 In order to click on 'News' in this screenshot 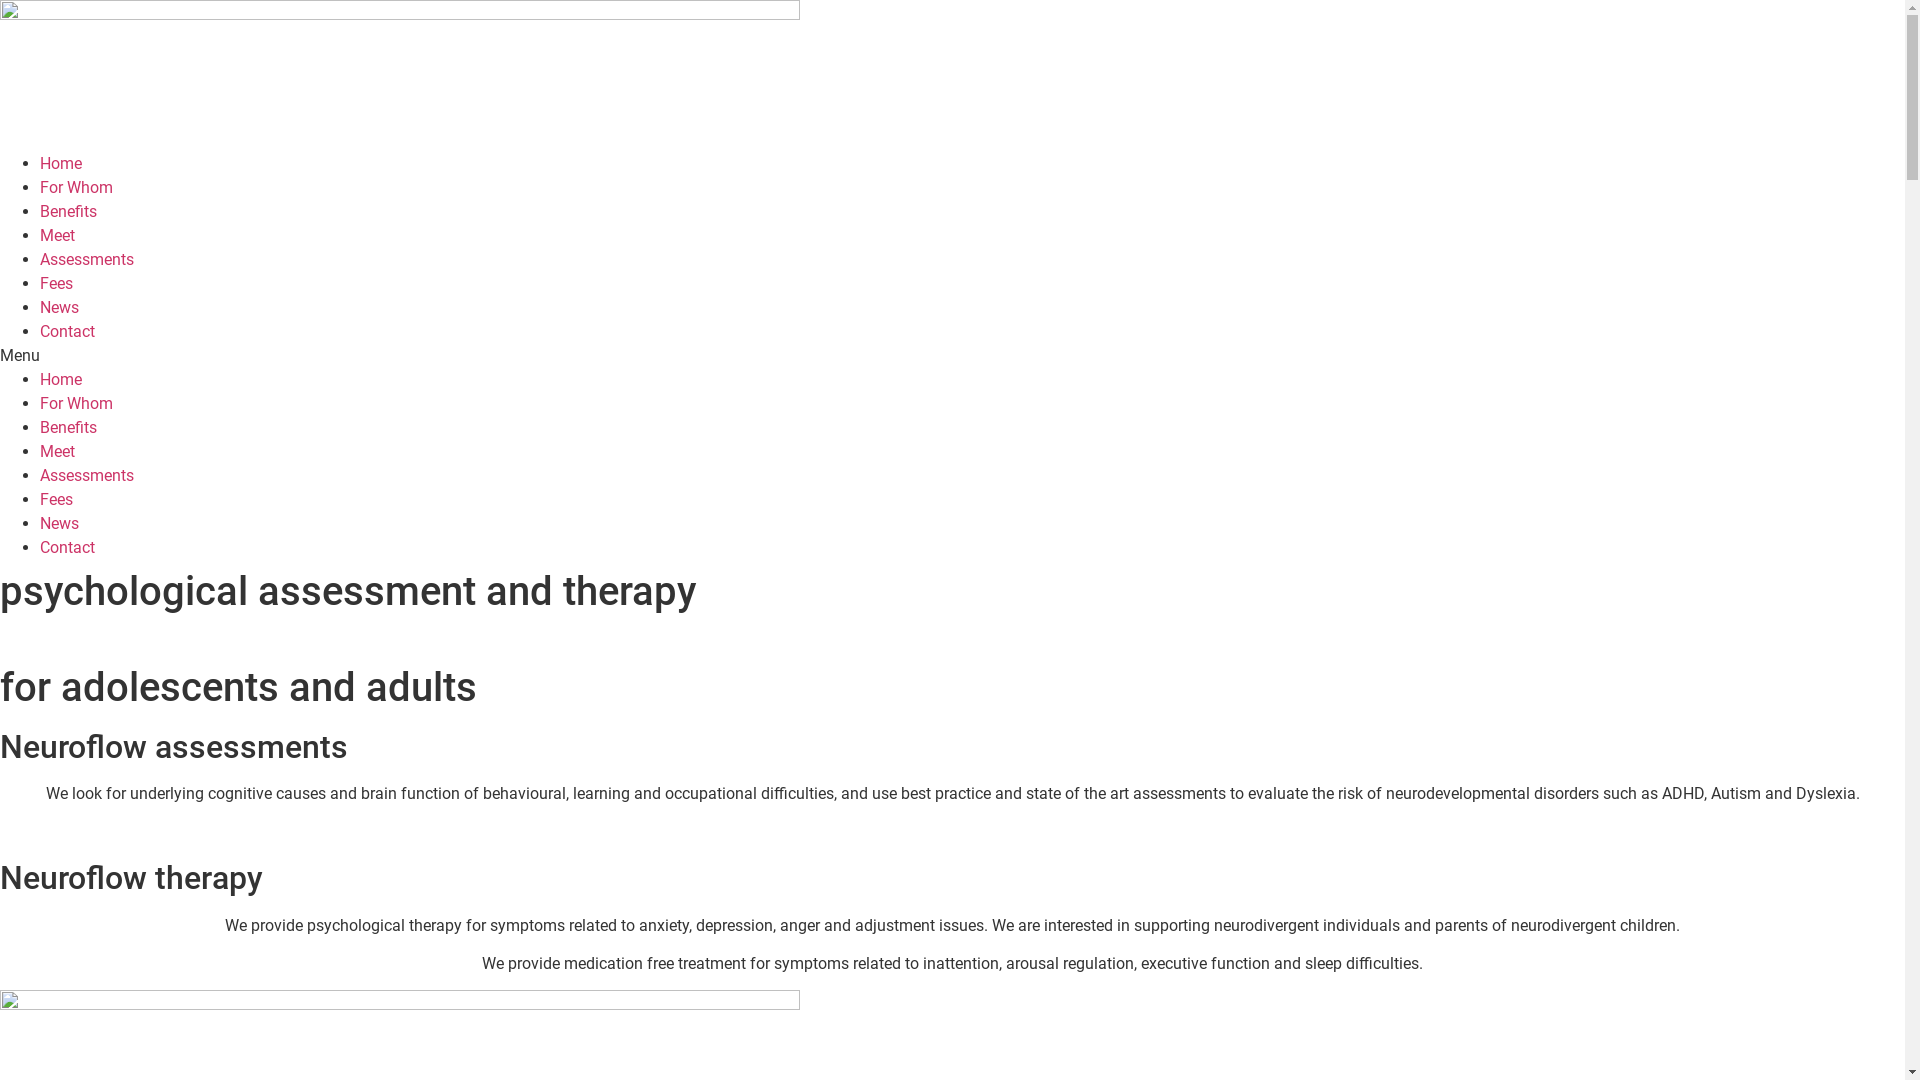, I will do `click(59, 522)`.